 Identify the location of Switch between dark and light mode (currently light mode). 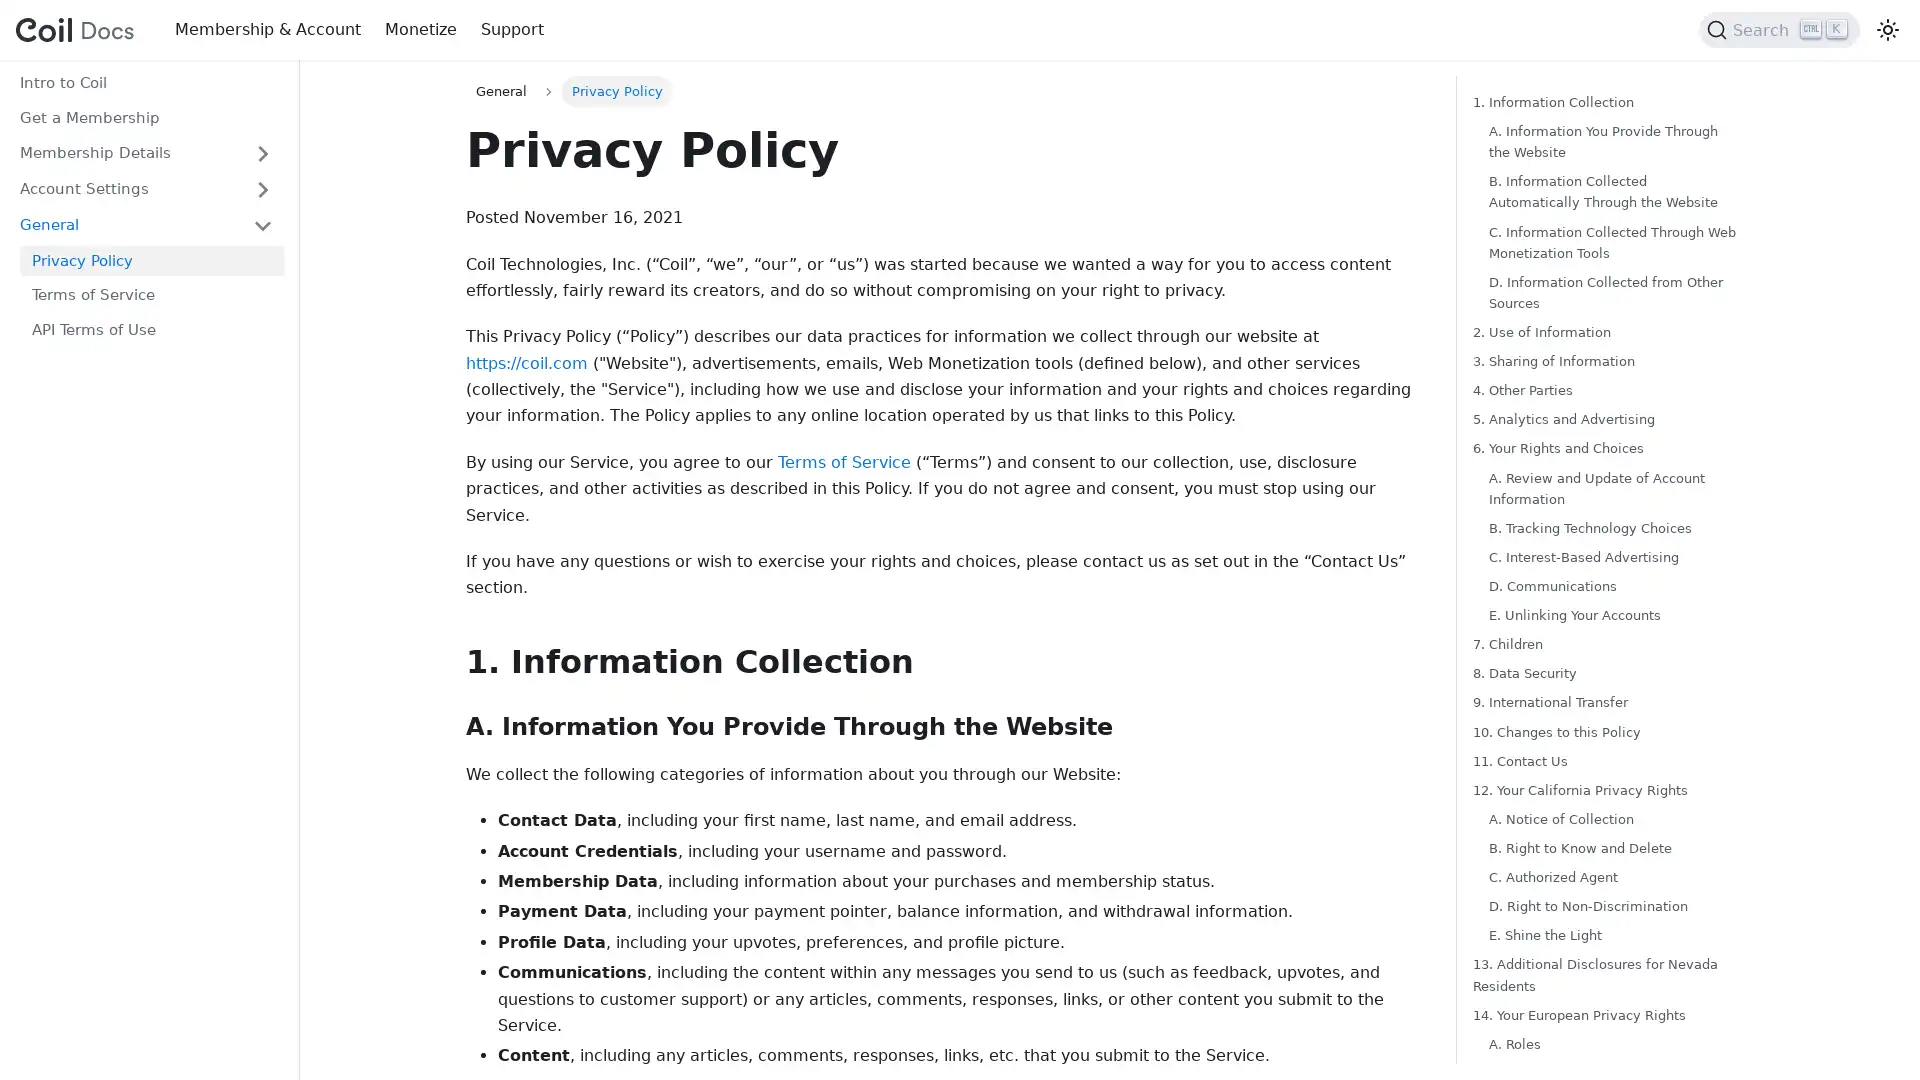
(1886, 30).